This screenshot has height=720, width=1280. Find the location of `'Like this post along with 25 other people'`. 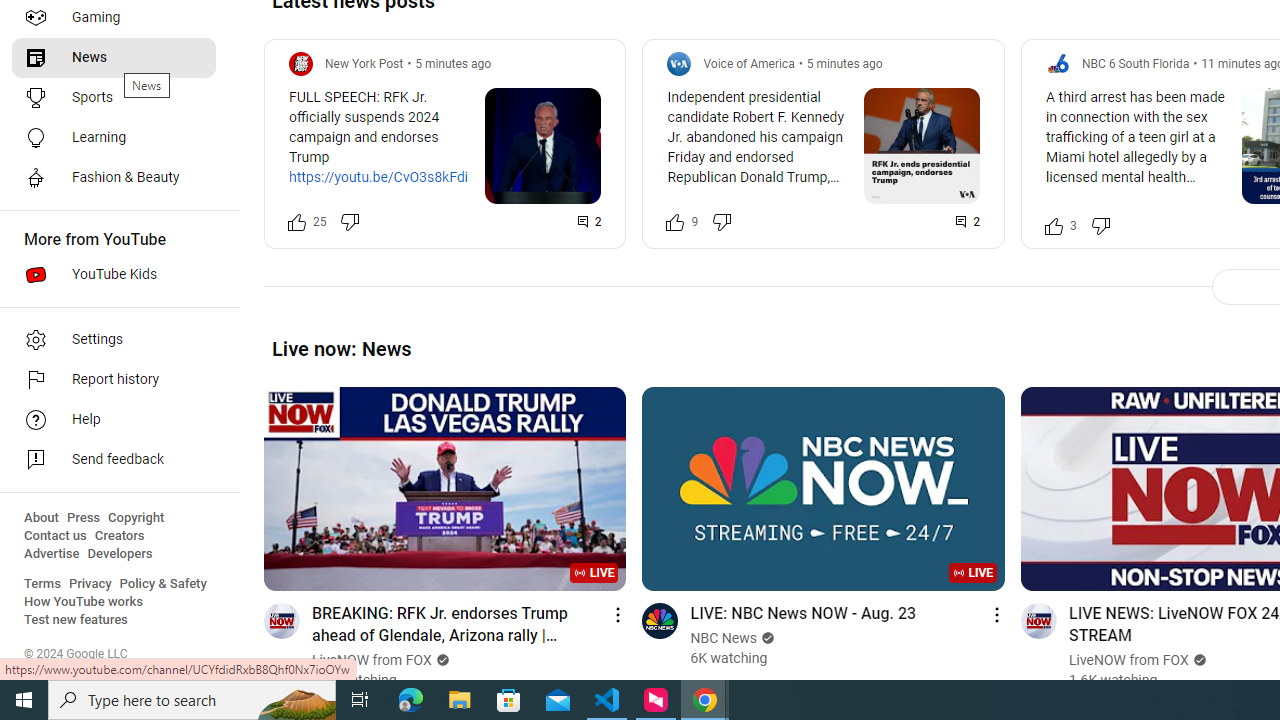

'Like this post along with 25 other people' is located at coordinates (296, 221).